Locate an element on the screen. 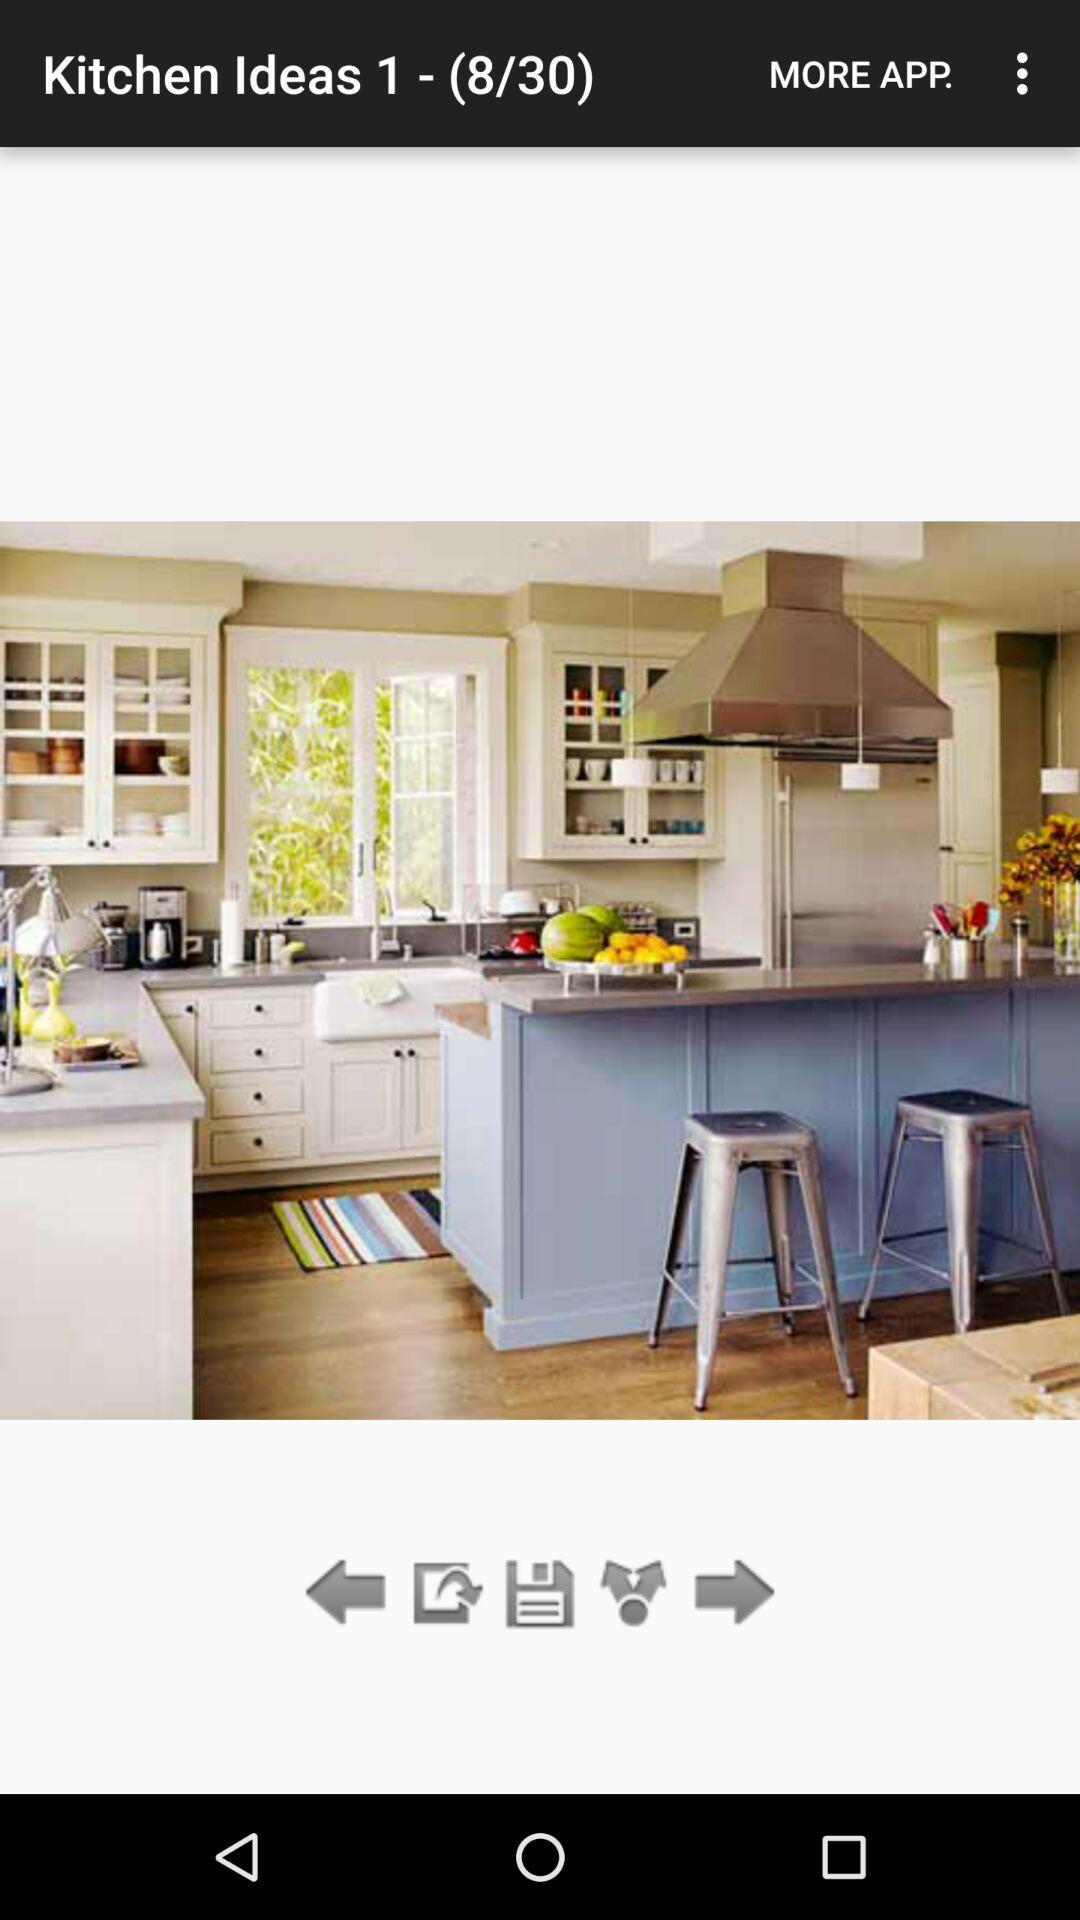 The height and width of the screenshot is (1920, 1080). the save icon is located at coordinates (540, 1593).